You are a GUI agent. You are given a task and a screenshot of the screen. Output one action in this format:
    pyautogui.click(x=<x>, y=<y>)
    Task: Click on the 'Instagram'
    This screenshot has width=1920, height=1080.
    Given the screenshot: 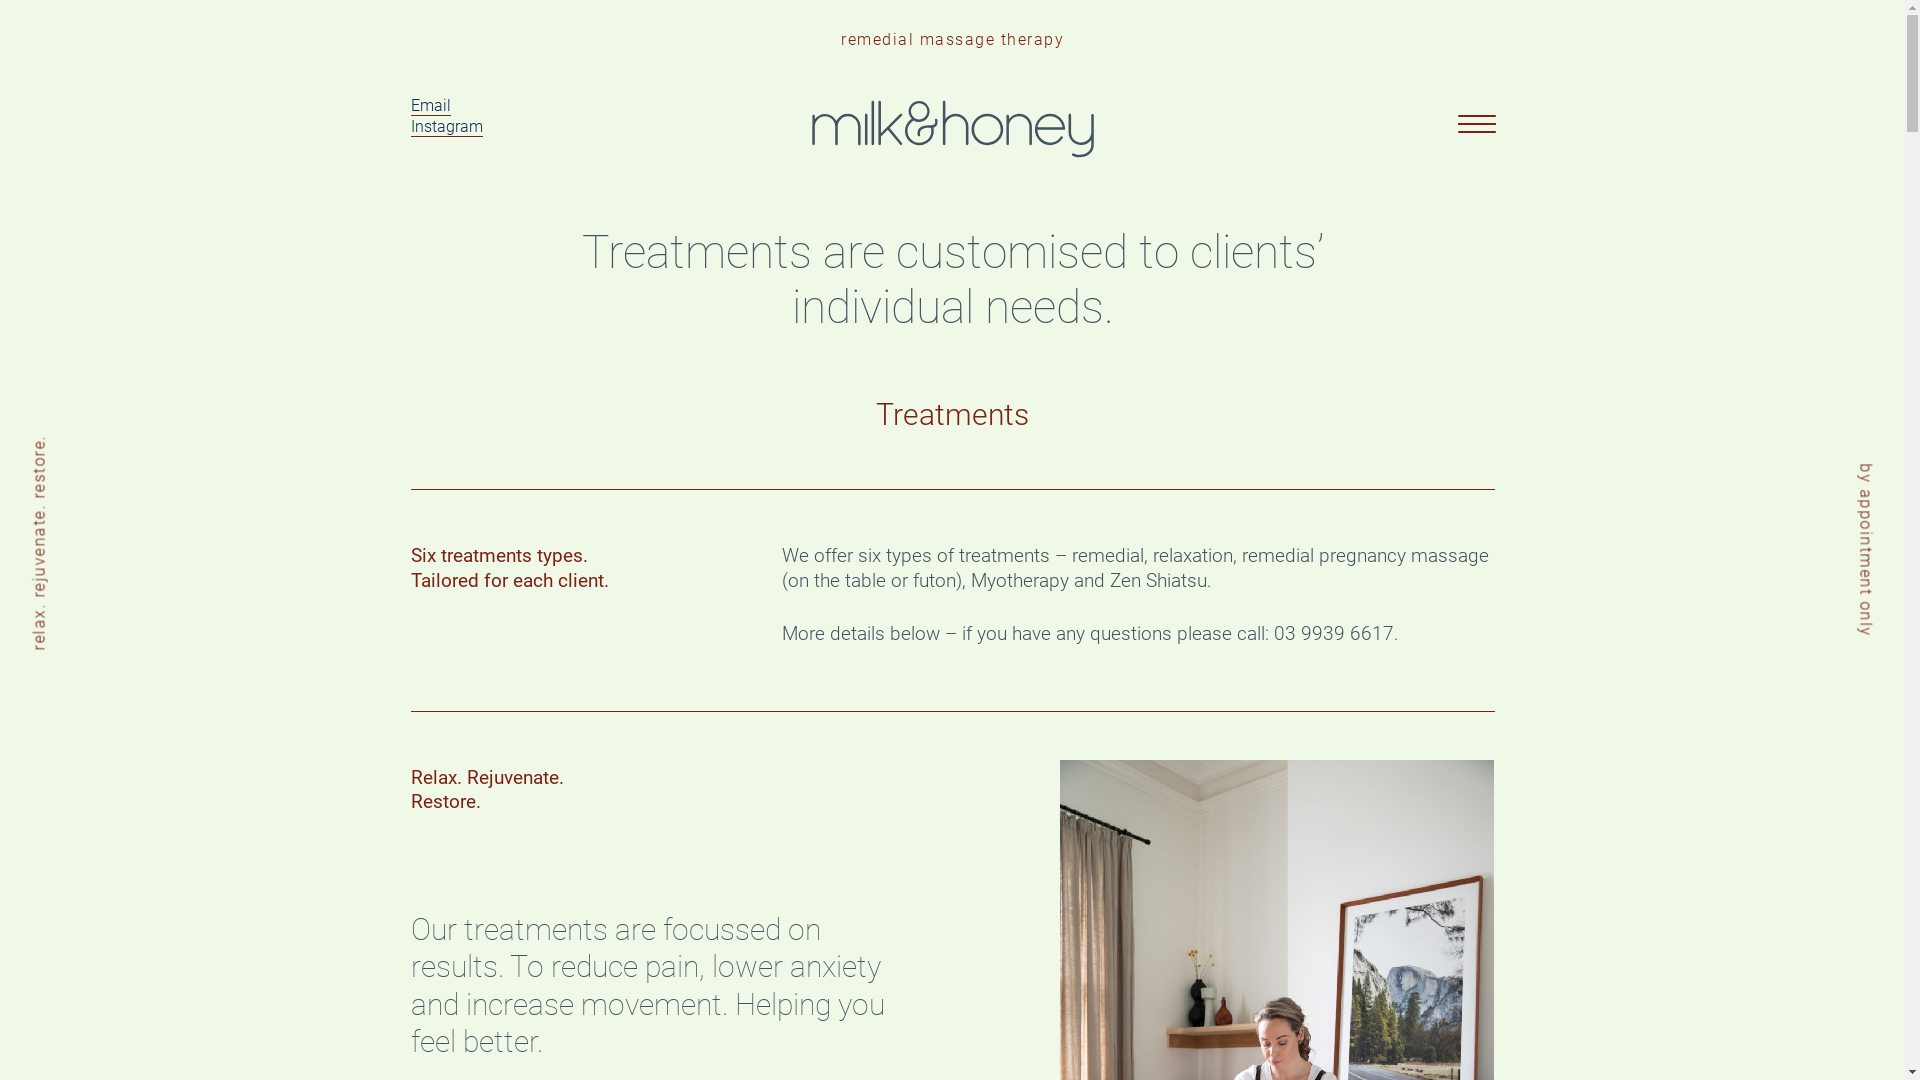 What is the action you would take?
    pyautogui.click(x=445, y=127)
    